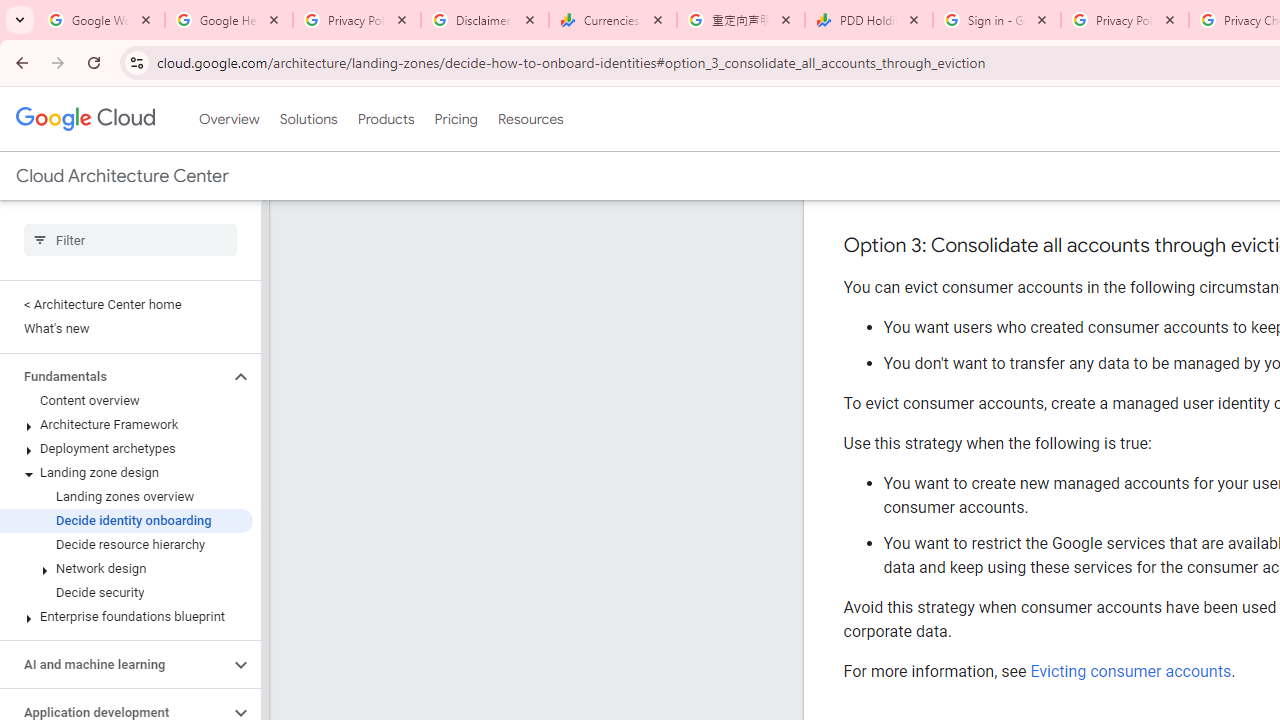 The width and height of the screenshot is (1280, 720). Describe the element at coordinates (997, 20) in the screenshot. I see `'Sign in - Google Accounts'` at that location.